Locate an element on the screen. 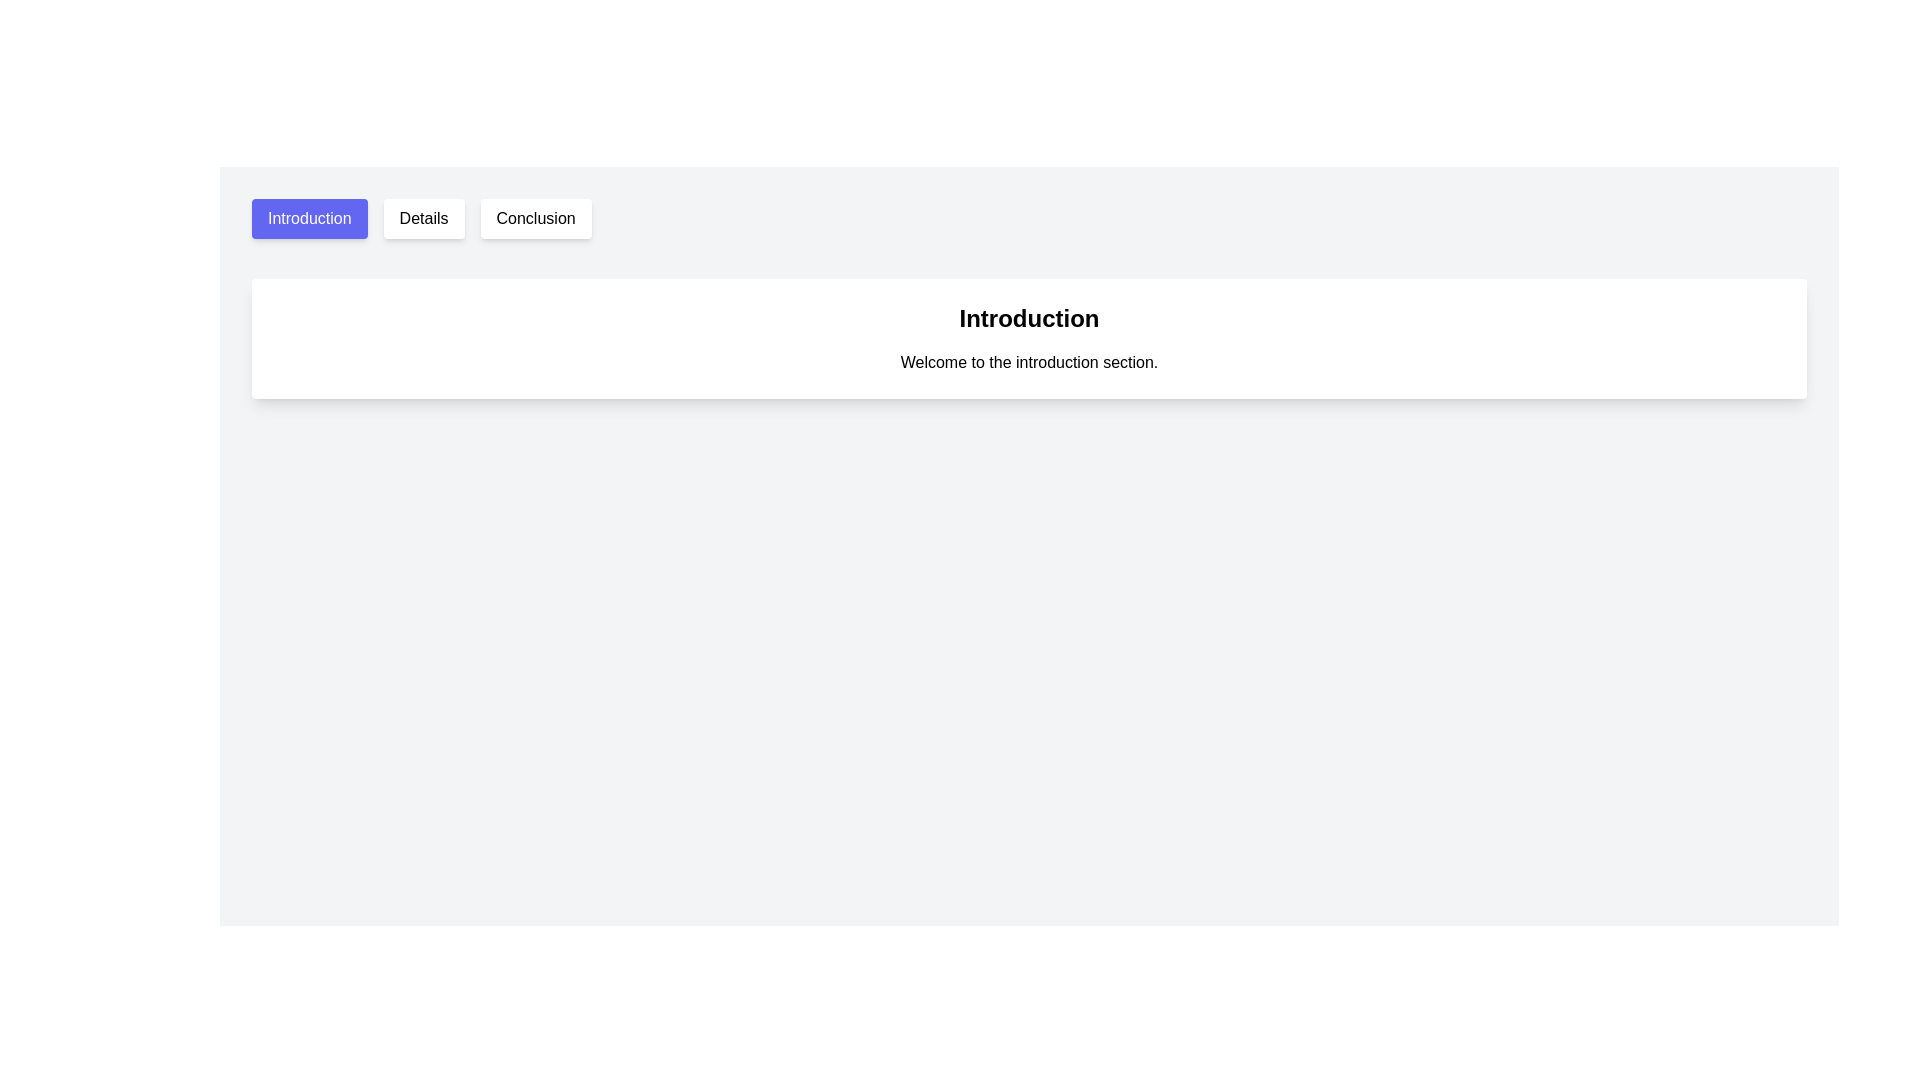 This screenshot has height=1080, width=1920. static text that says 'Welcome to the introduction section.' which is located directly below the bold title 'Introduction' is located at coordinates (1029, 362).